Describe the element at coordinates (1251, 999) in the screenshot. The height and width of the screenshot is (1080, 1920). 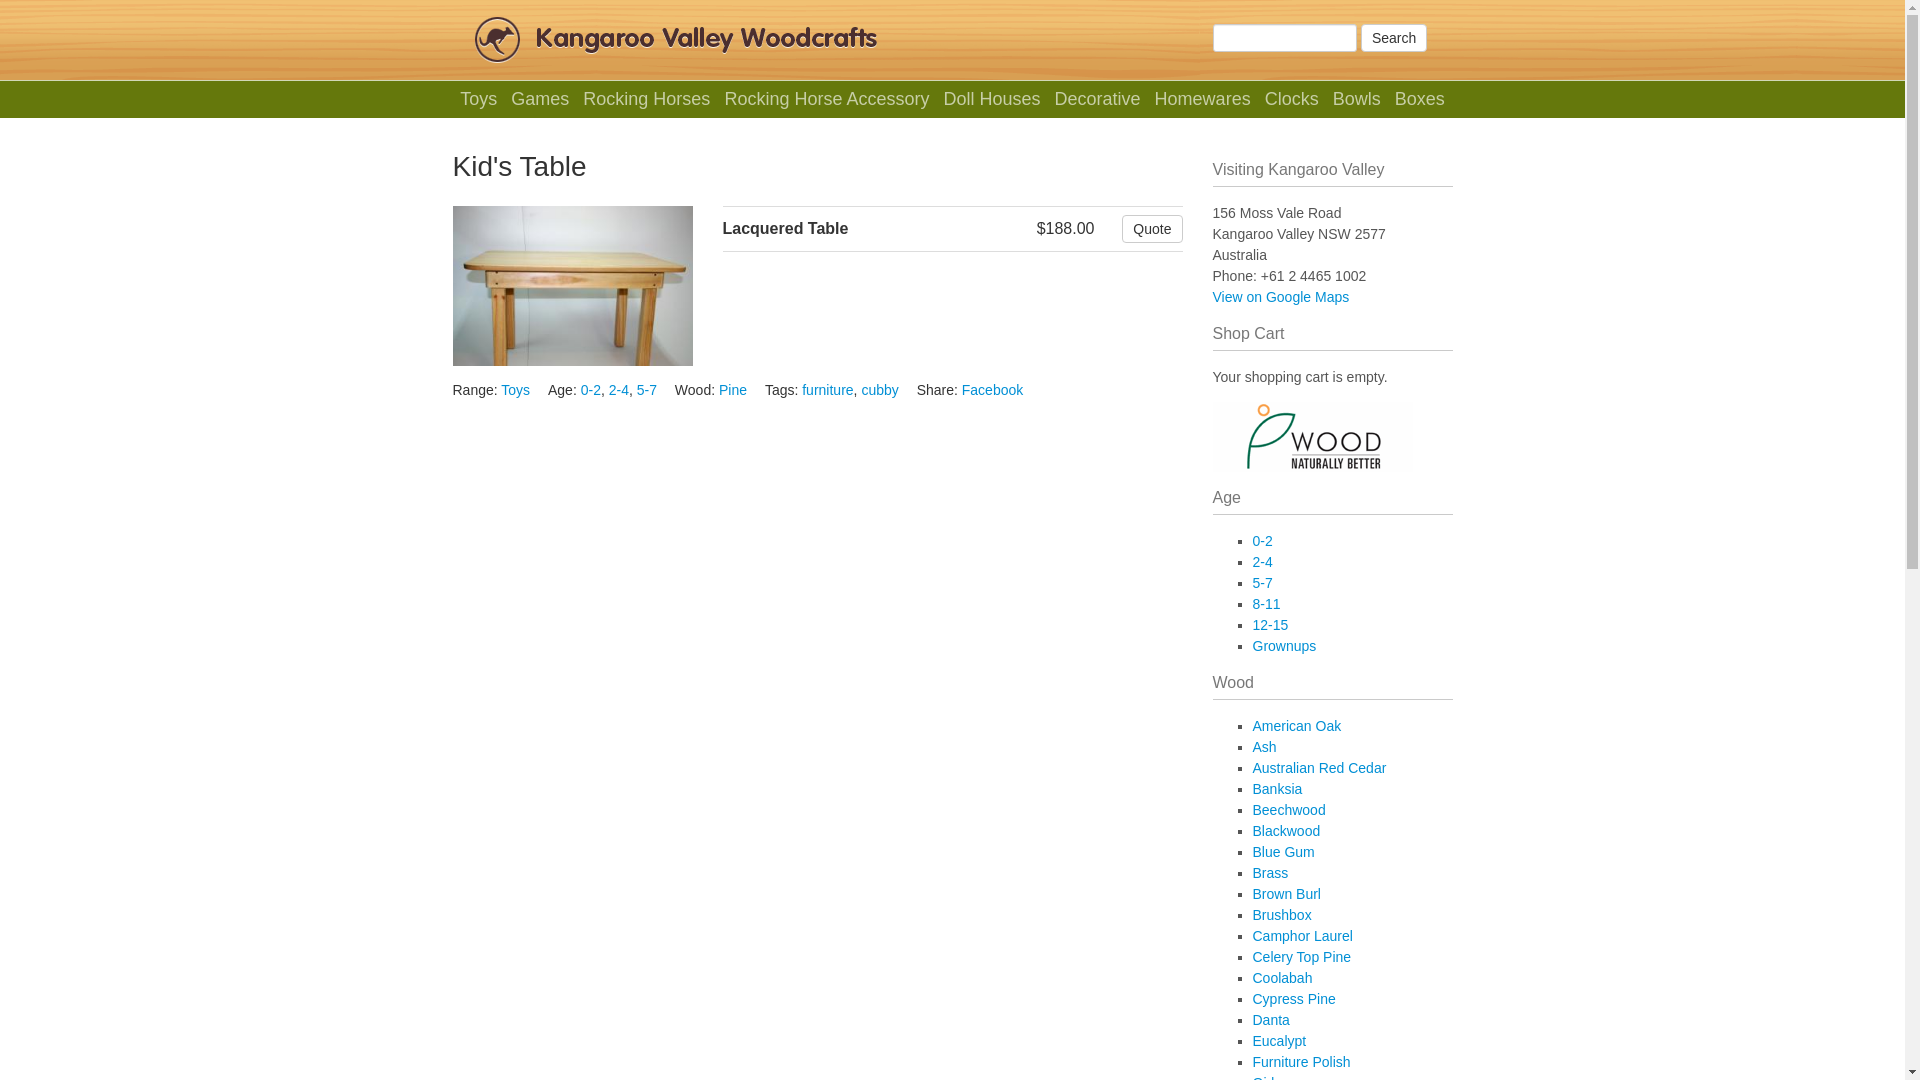
I see `'Cypress Pine'` at that location.